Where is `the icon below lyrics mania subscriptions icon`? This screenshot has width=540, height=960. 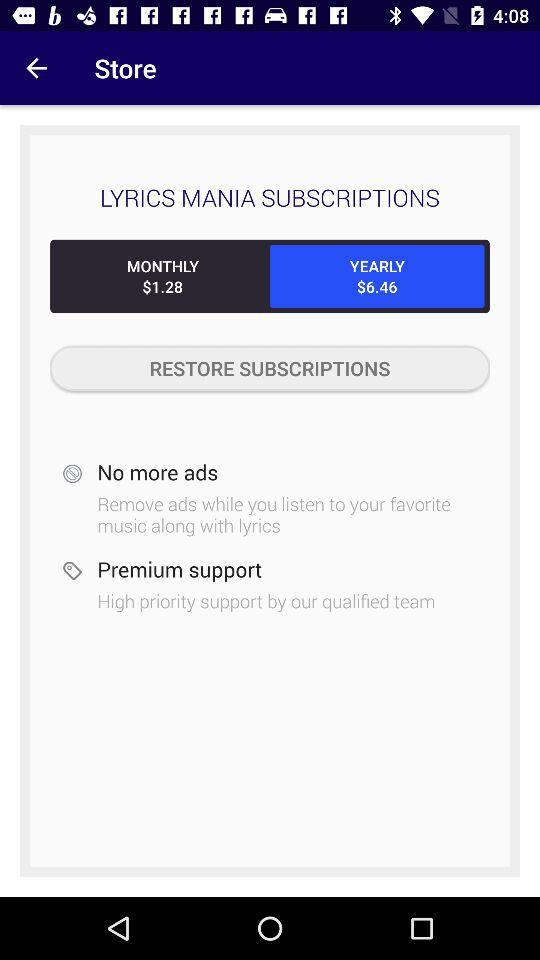 the icon below lyrics mania subscriptions icon is located at coordinates (377, 275).